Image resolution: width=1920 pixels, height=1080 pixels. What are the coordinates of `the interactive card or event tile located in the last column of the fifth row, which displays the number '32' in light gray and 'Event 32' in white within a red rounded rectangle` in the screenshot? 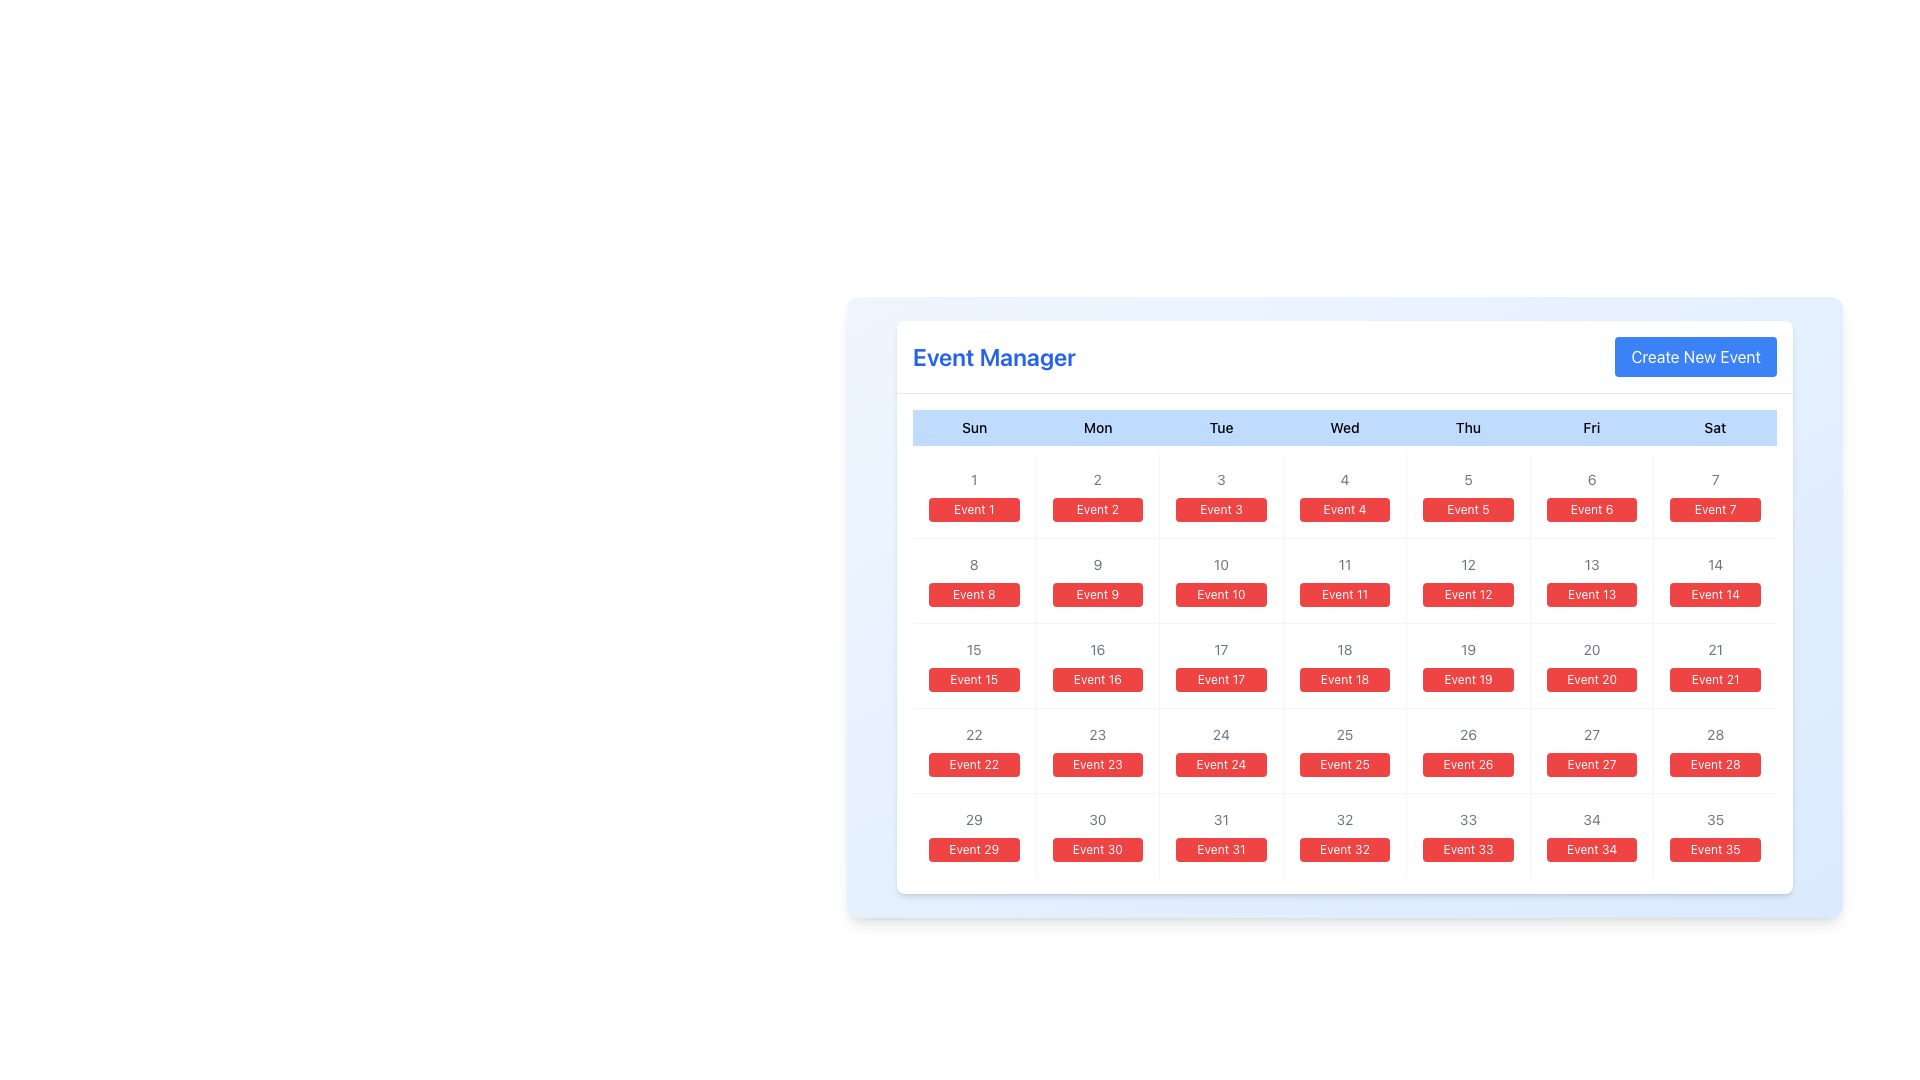 It's located at (1344, 836).